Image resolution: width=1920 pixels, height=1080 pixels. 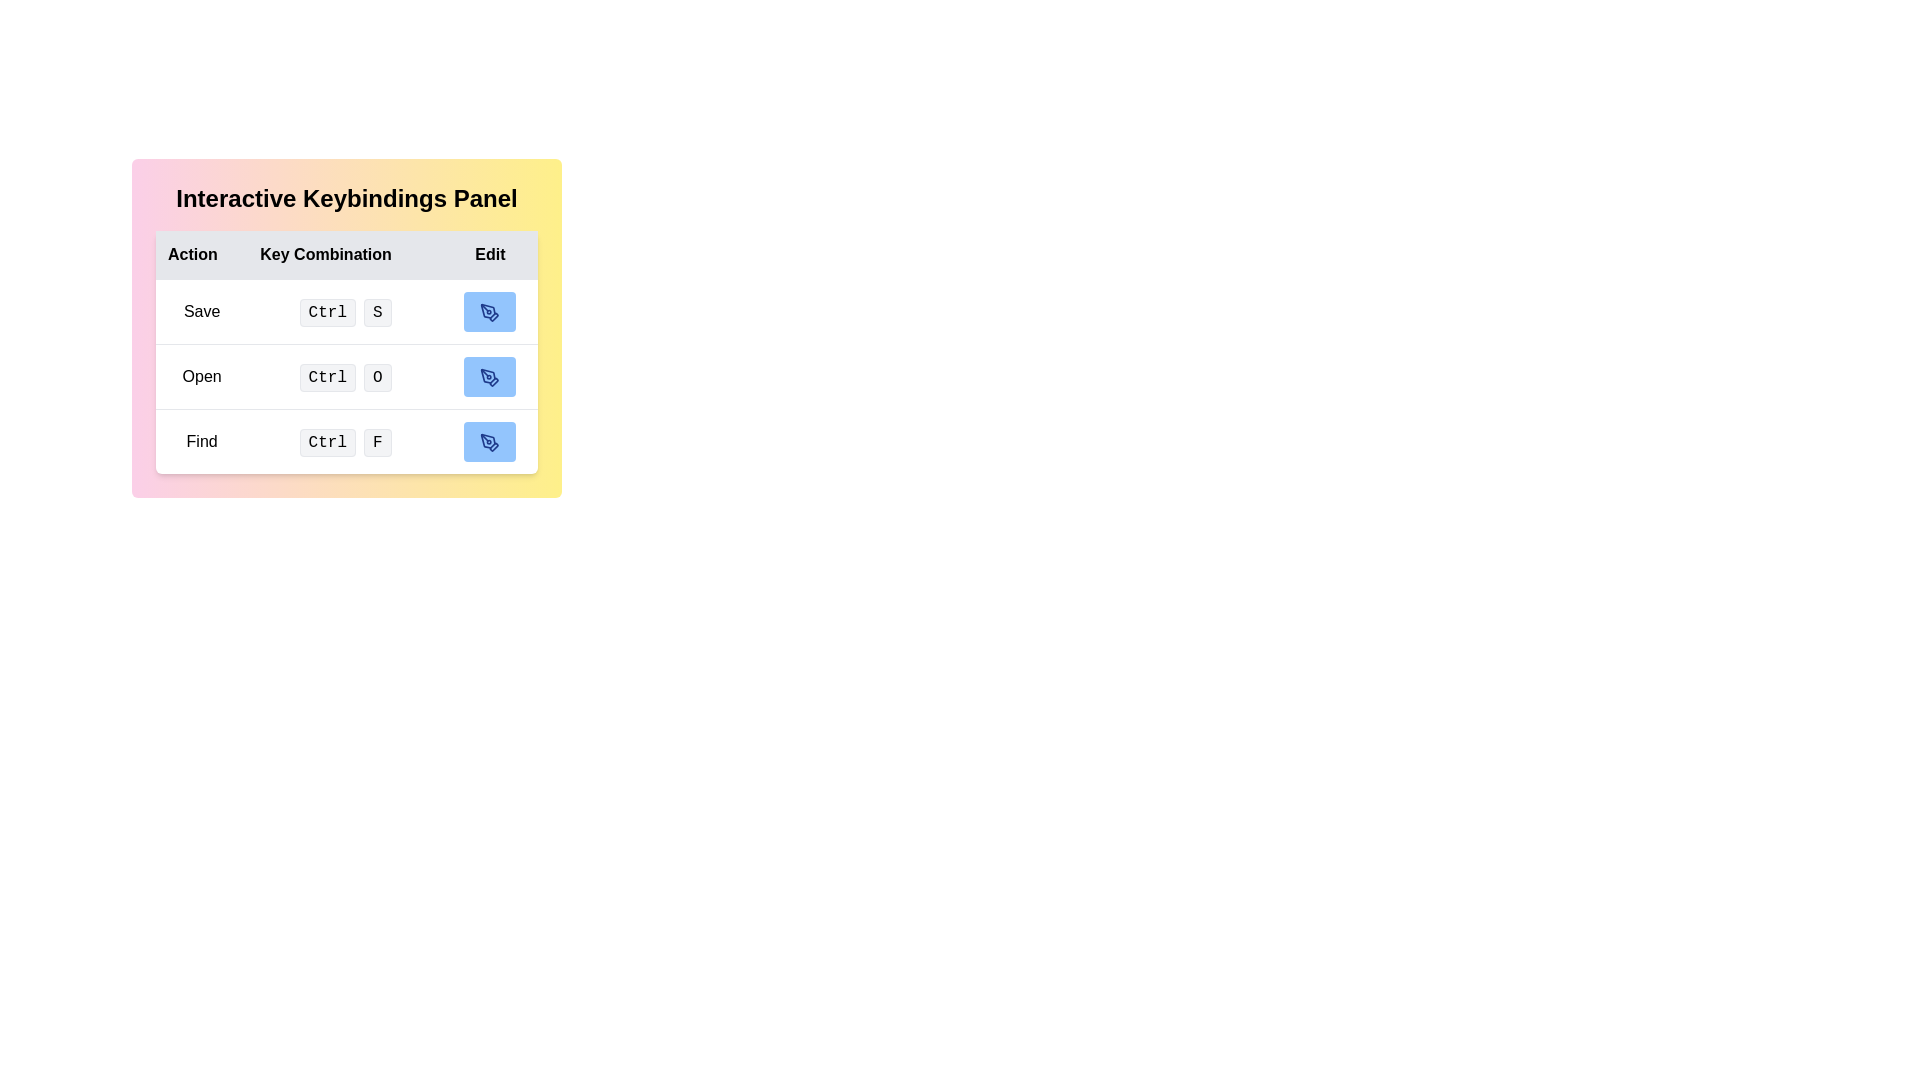 I want to click on the text label in the second row of the keybindings panel that describes the 'Open' functionality, which is horizontally aligned with 'Ctrl O' and the edit button, so click(x=202, y=377).